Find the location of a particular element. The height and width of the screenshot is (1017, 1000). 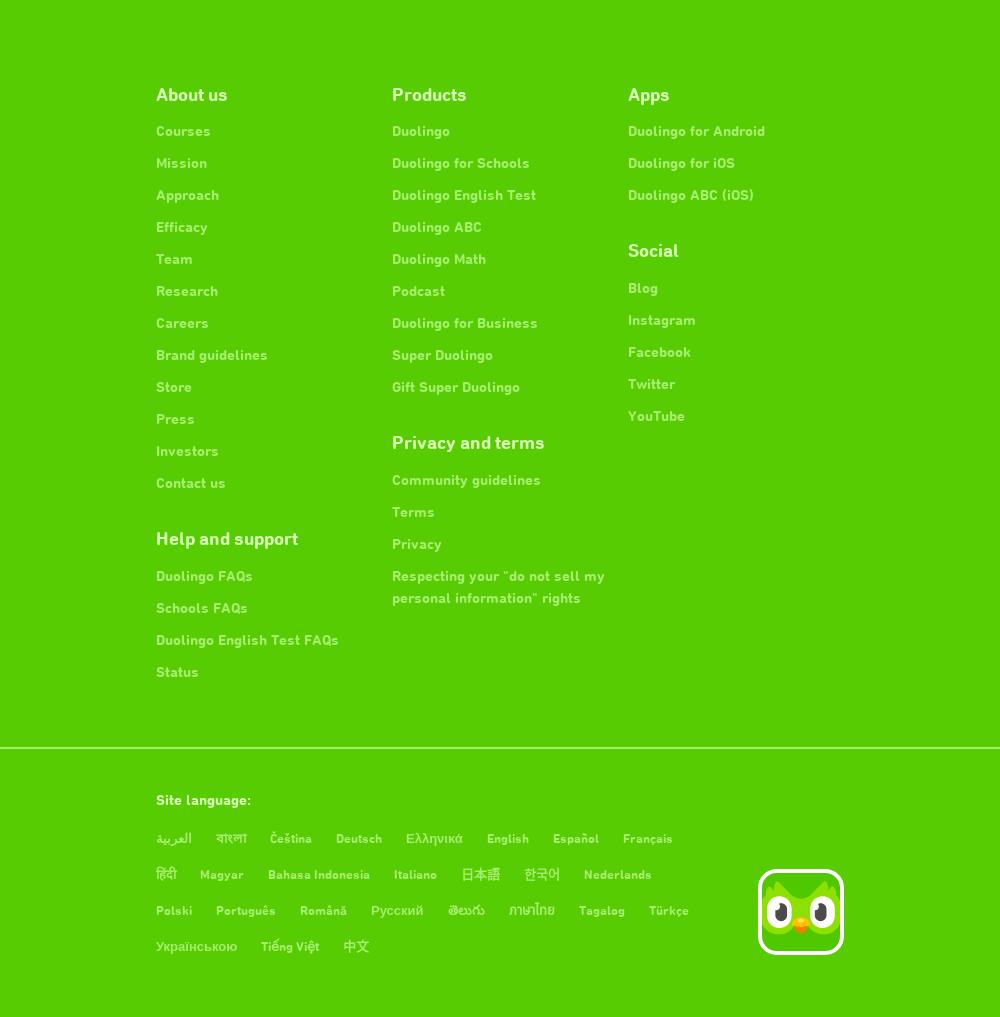

'Bahasa Indonesia' is located at coordinates (268, 874).